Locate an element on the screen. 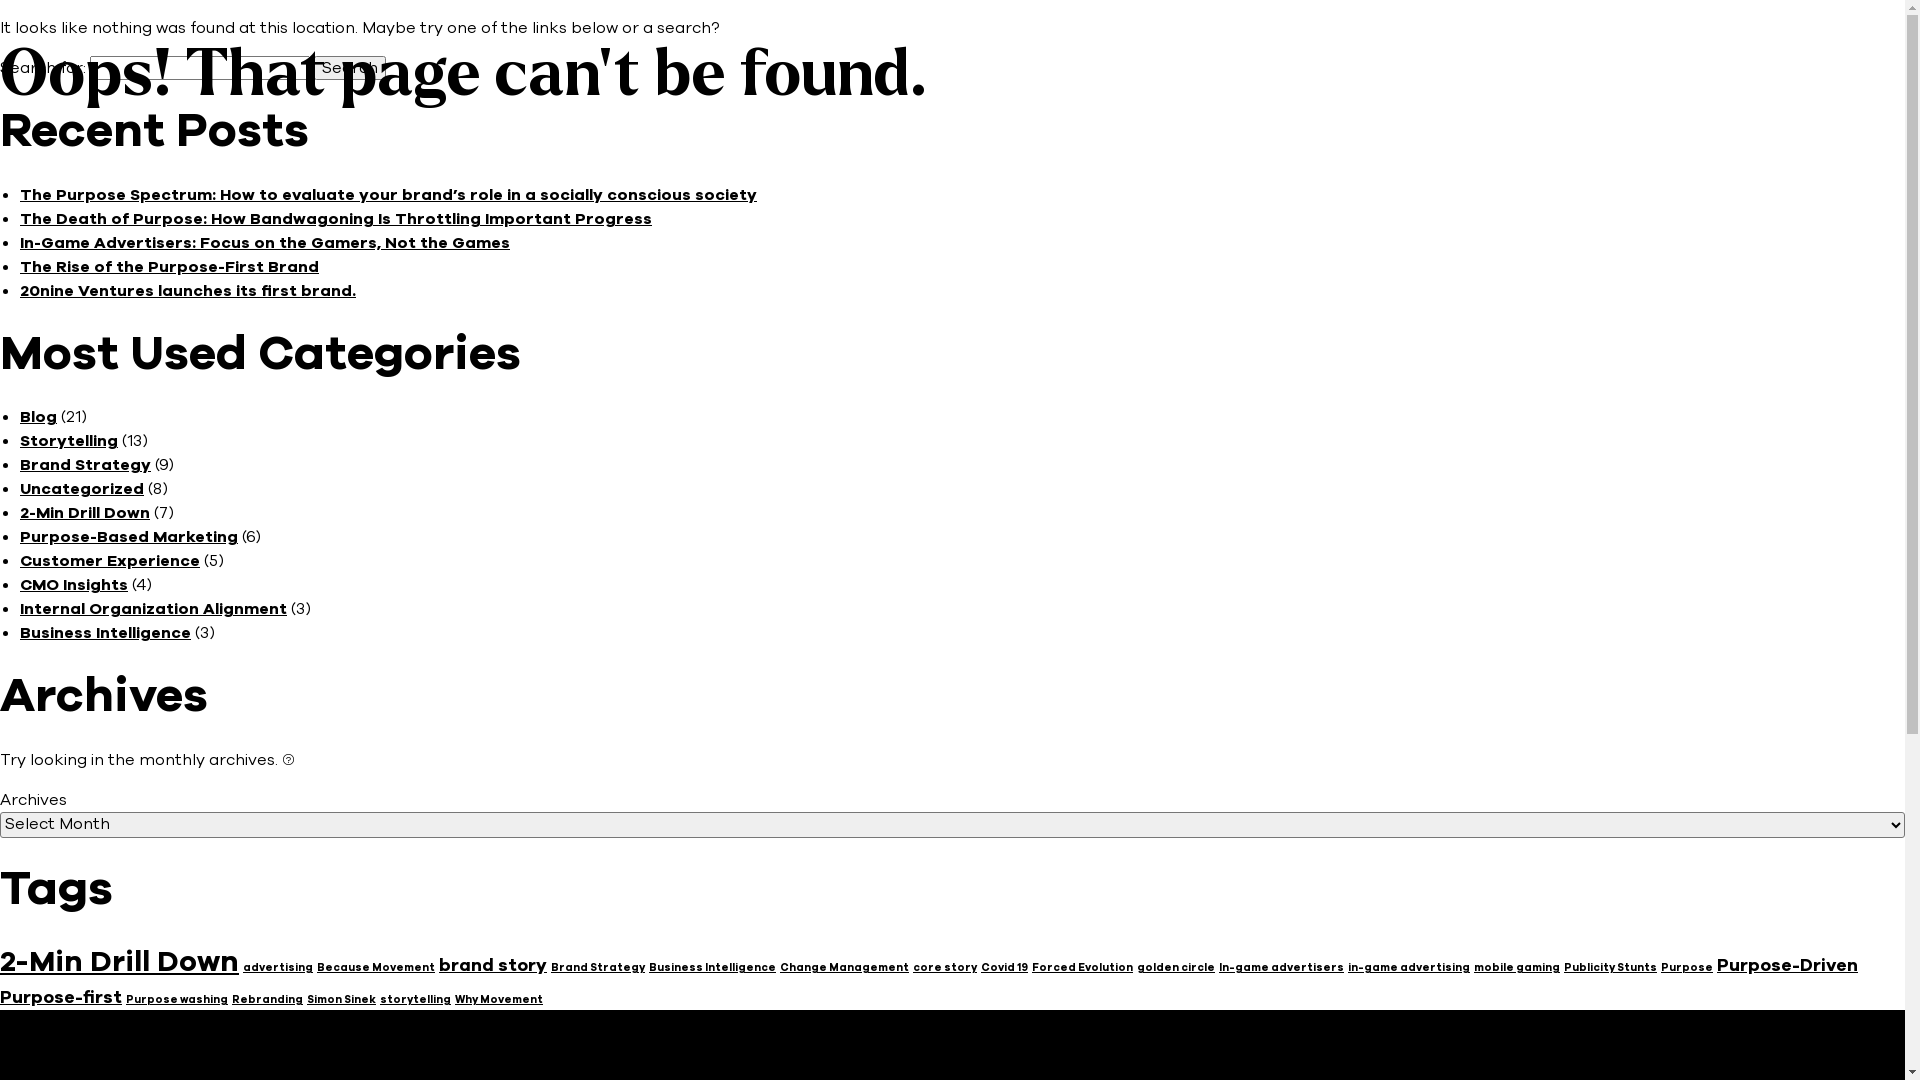 The width and height of the screenshot is (1920, 1080). 'Business Intelligence' is located at coordinates (19, 632).